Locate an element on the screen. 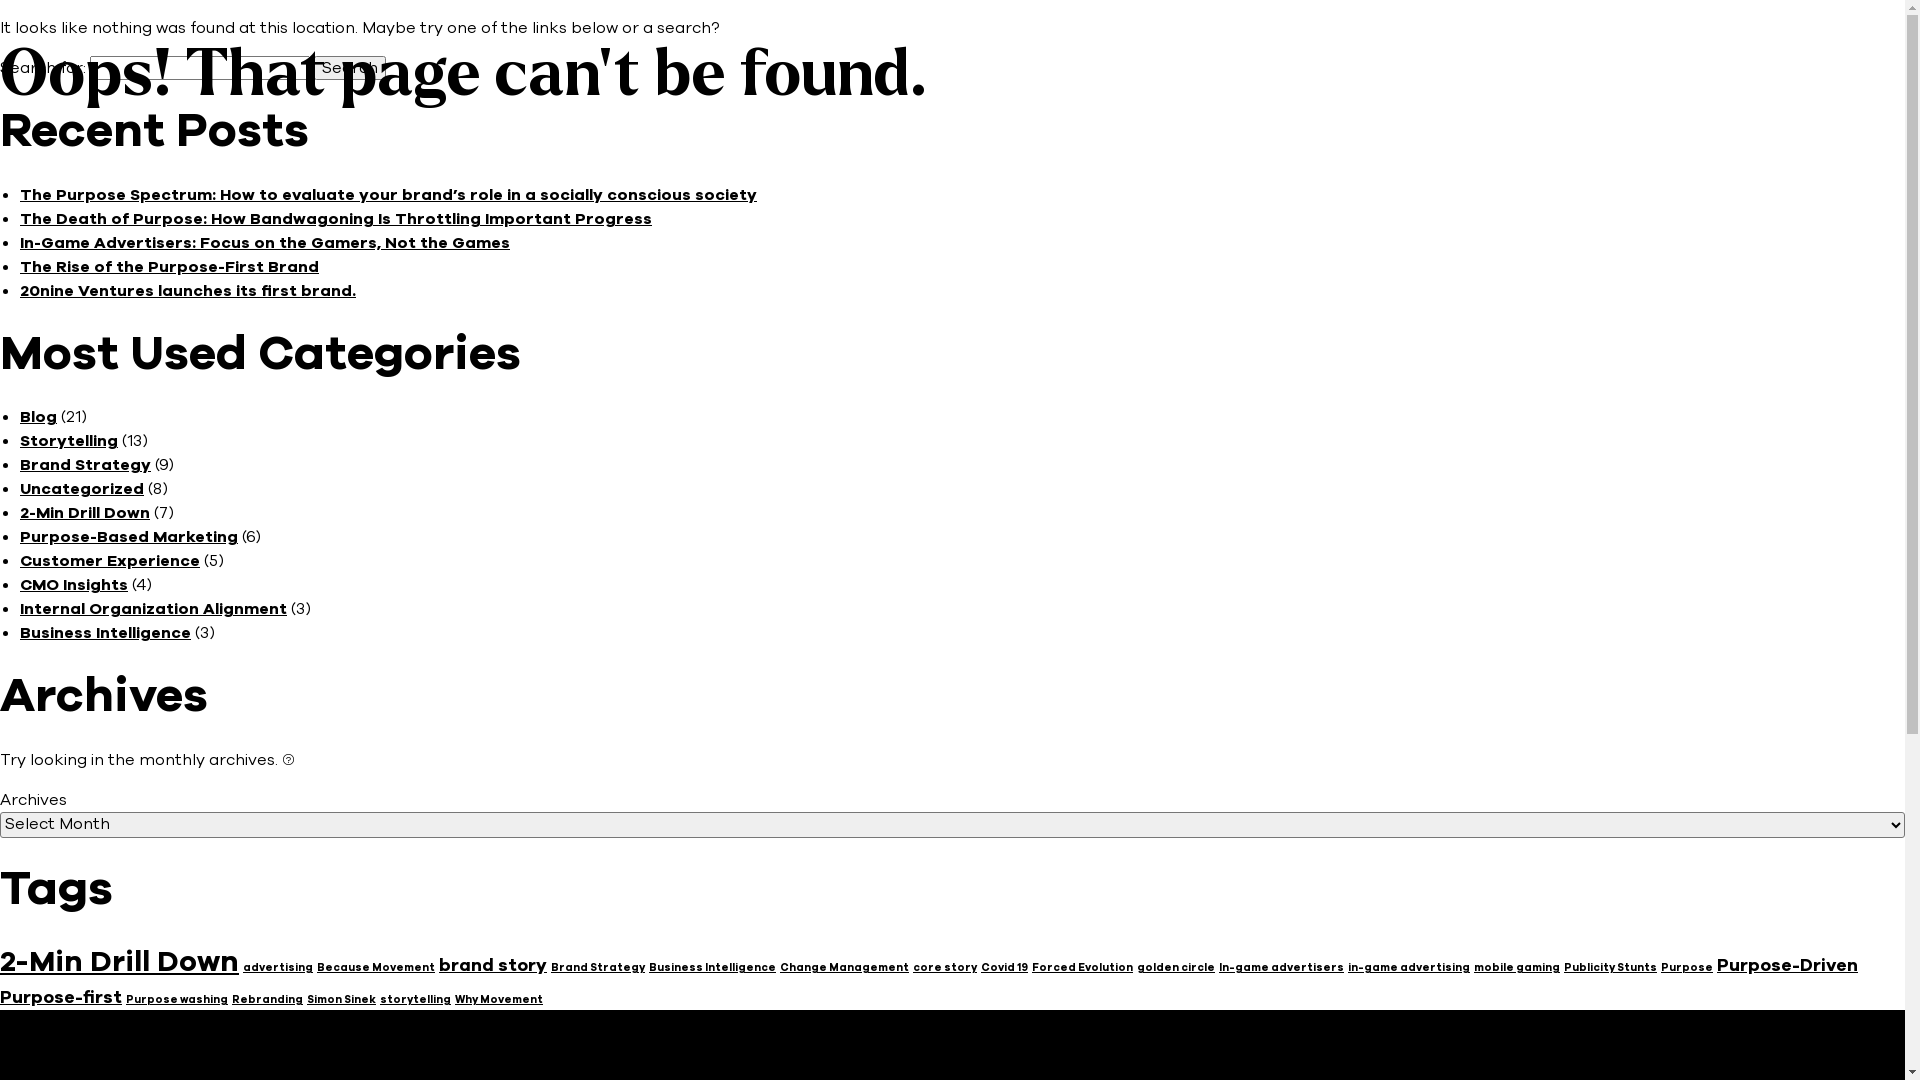 The width and height of the screenshot is (1920, 1080). 'Business Intelligence' is located at coordinates (19, 632).